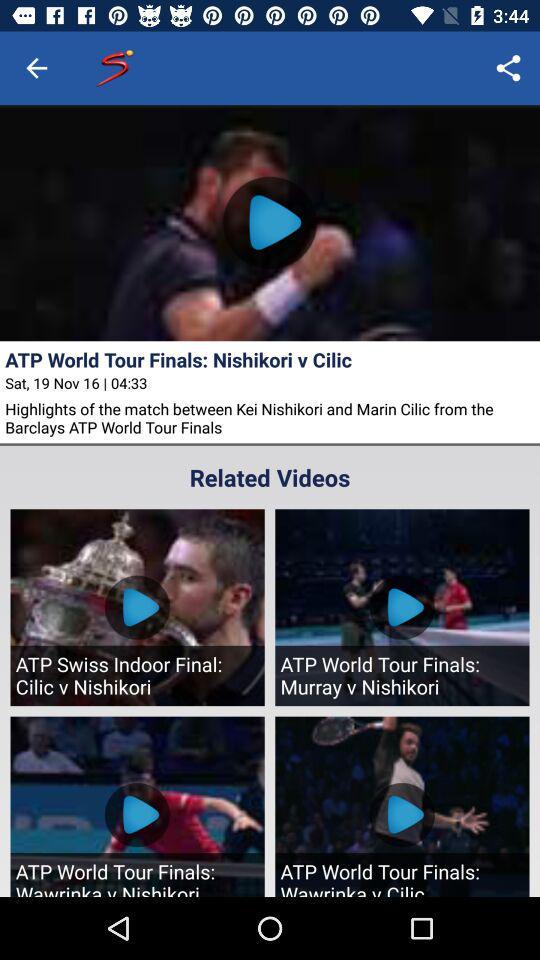 Image resolution: width=540 pixels, height=960 pixels. What do you see at coordinates (137, 606) in the screenshot?
I see `the first video below related videos` at bounding box center [137, 606].